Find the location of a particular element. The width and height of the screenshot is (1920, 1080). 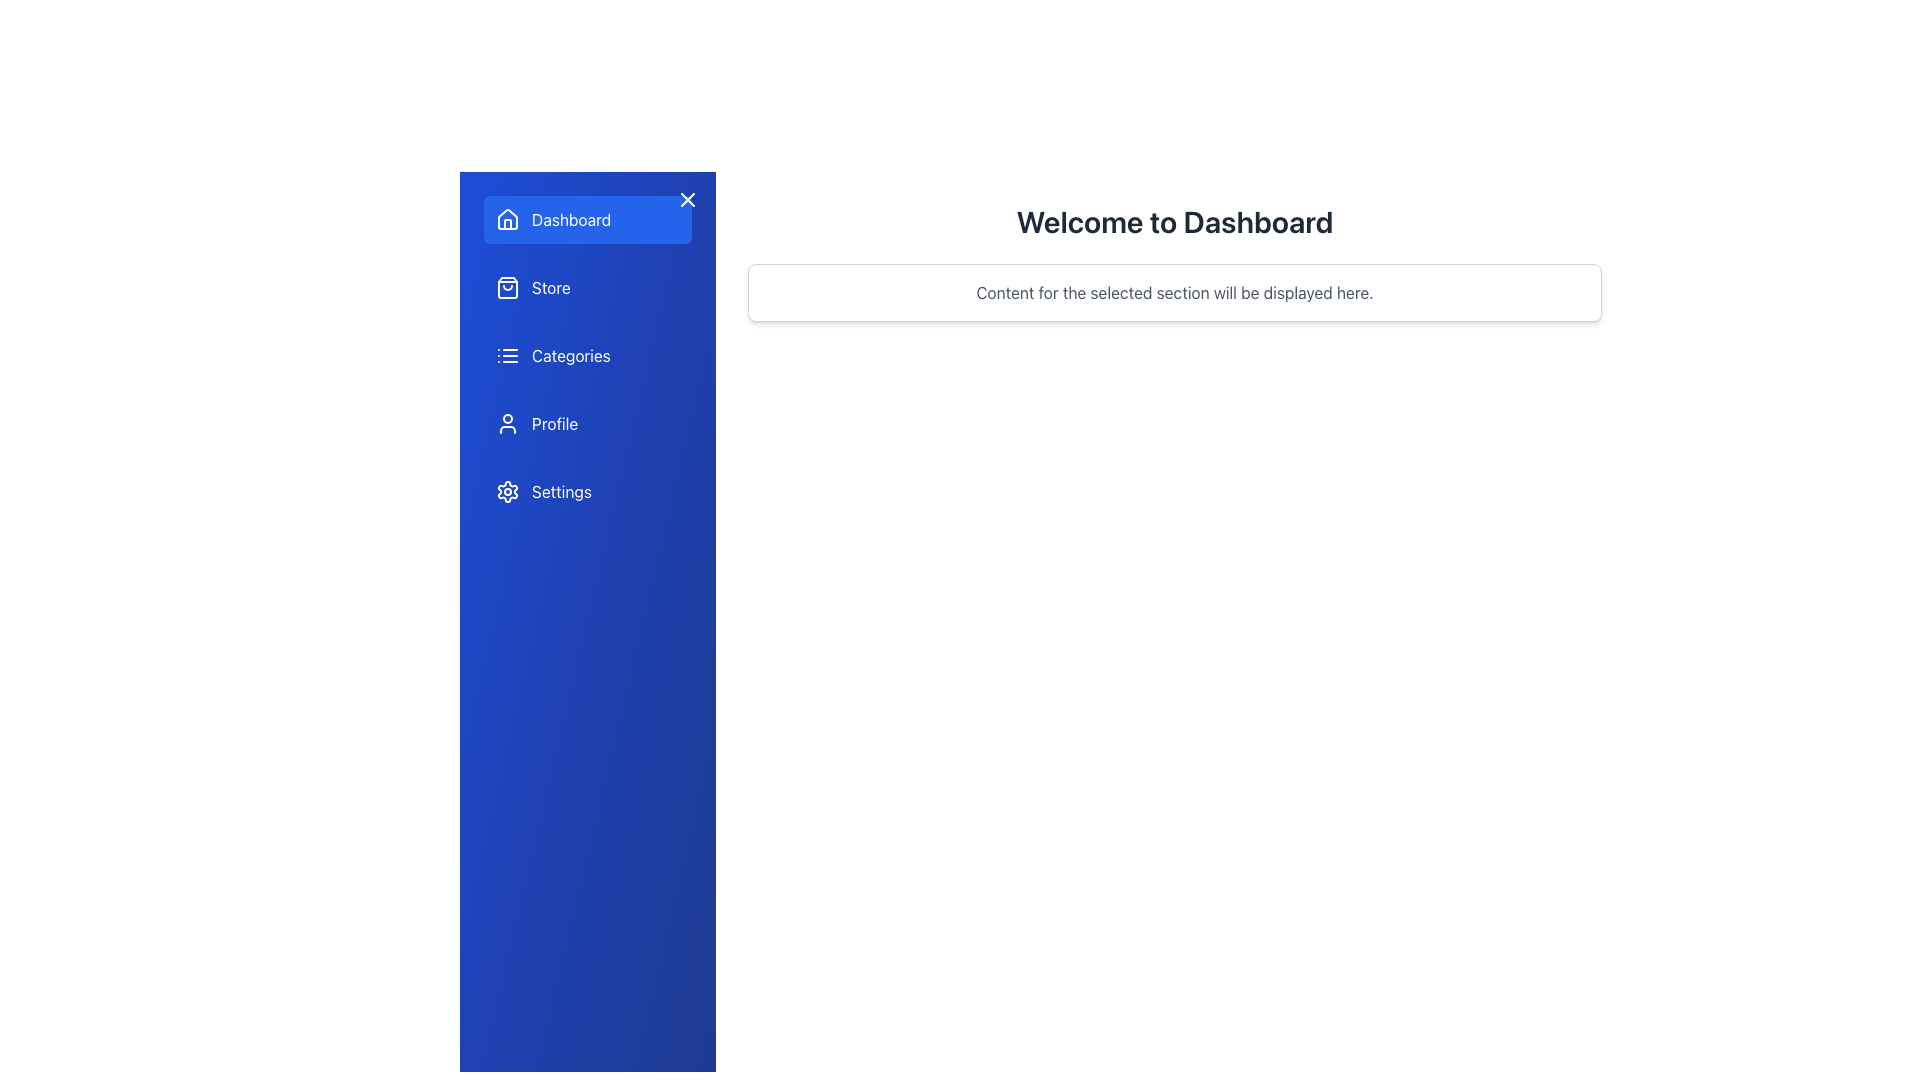

the Text Header, which is the main title or heading of the dashboard page, positioned at the top and horizontally centered is located at coordinates (1175, 222).